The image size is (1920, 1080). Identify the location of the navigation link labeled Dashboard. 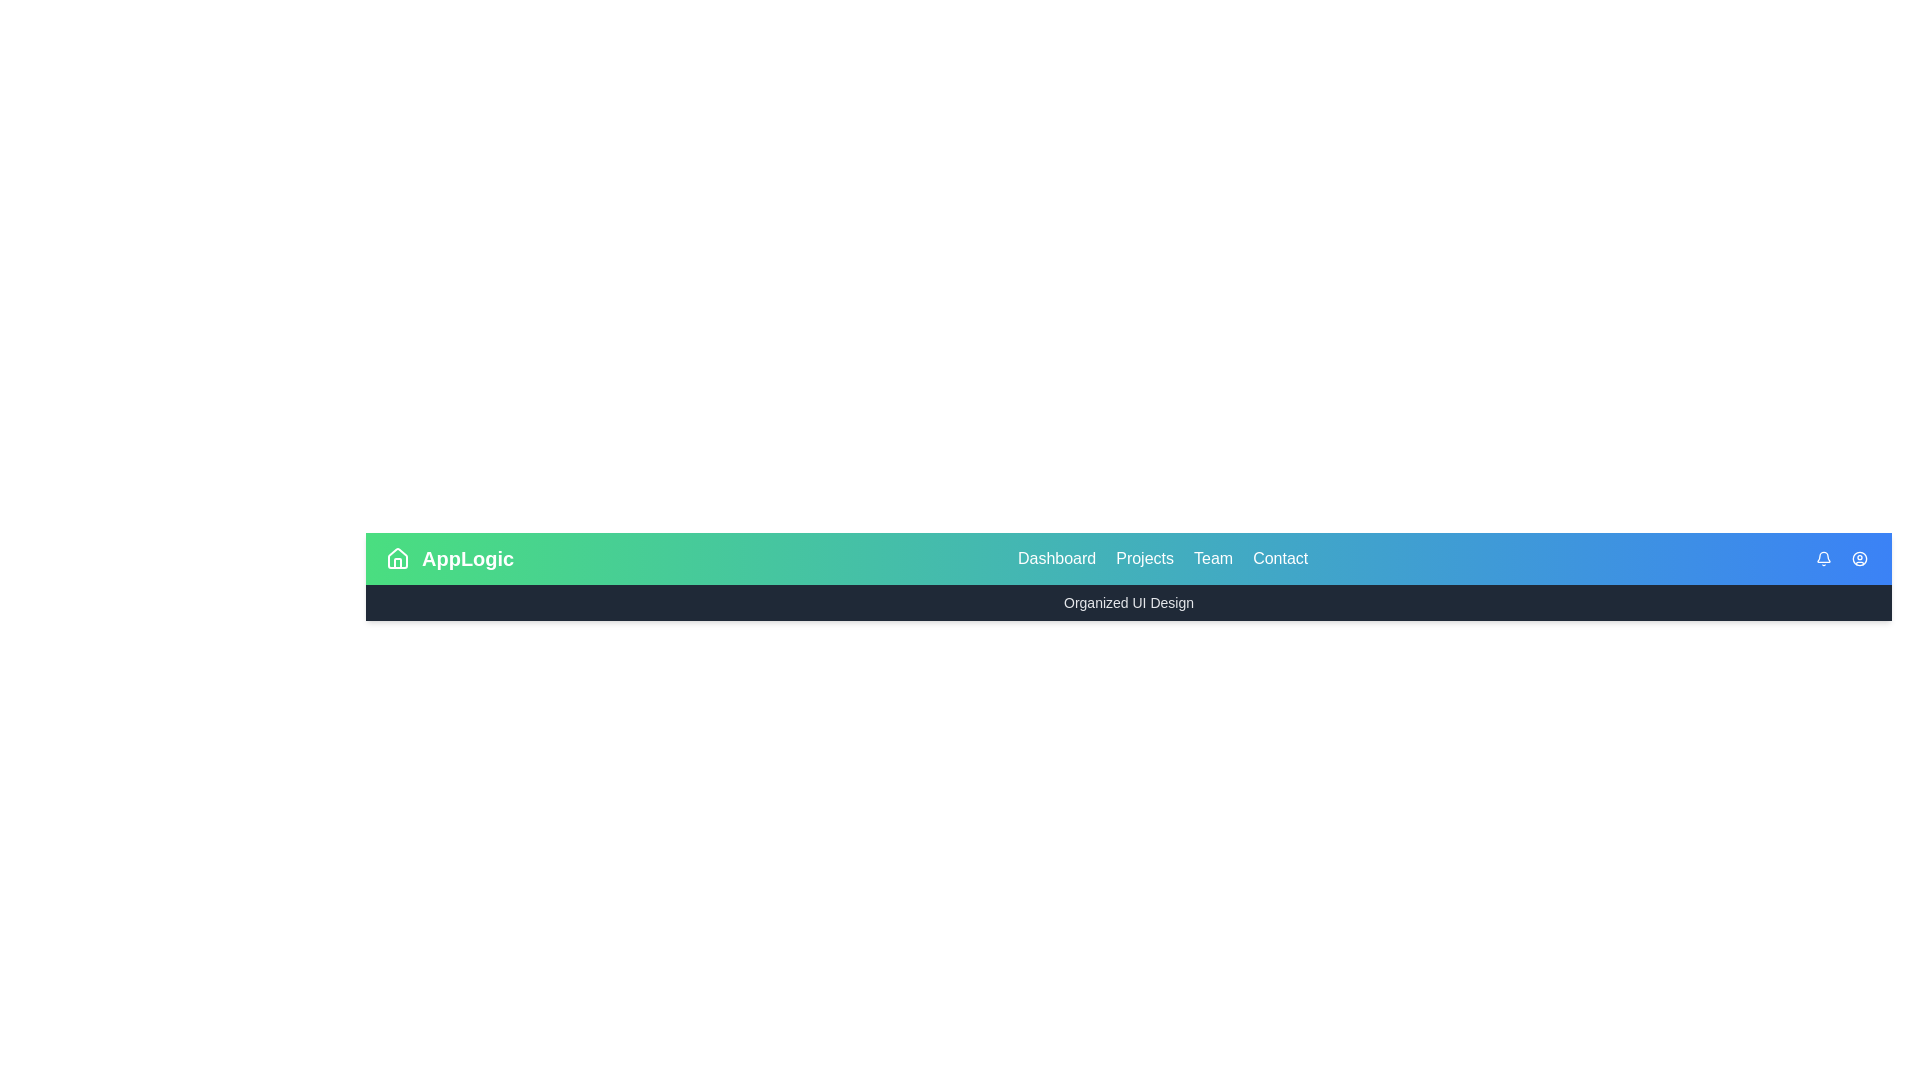
(1055, 559).